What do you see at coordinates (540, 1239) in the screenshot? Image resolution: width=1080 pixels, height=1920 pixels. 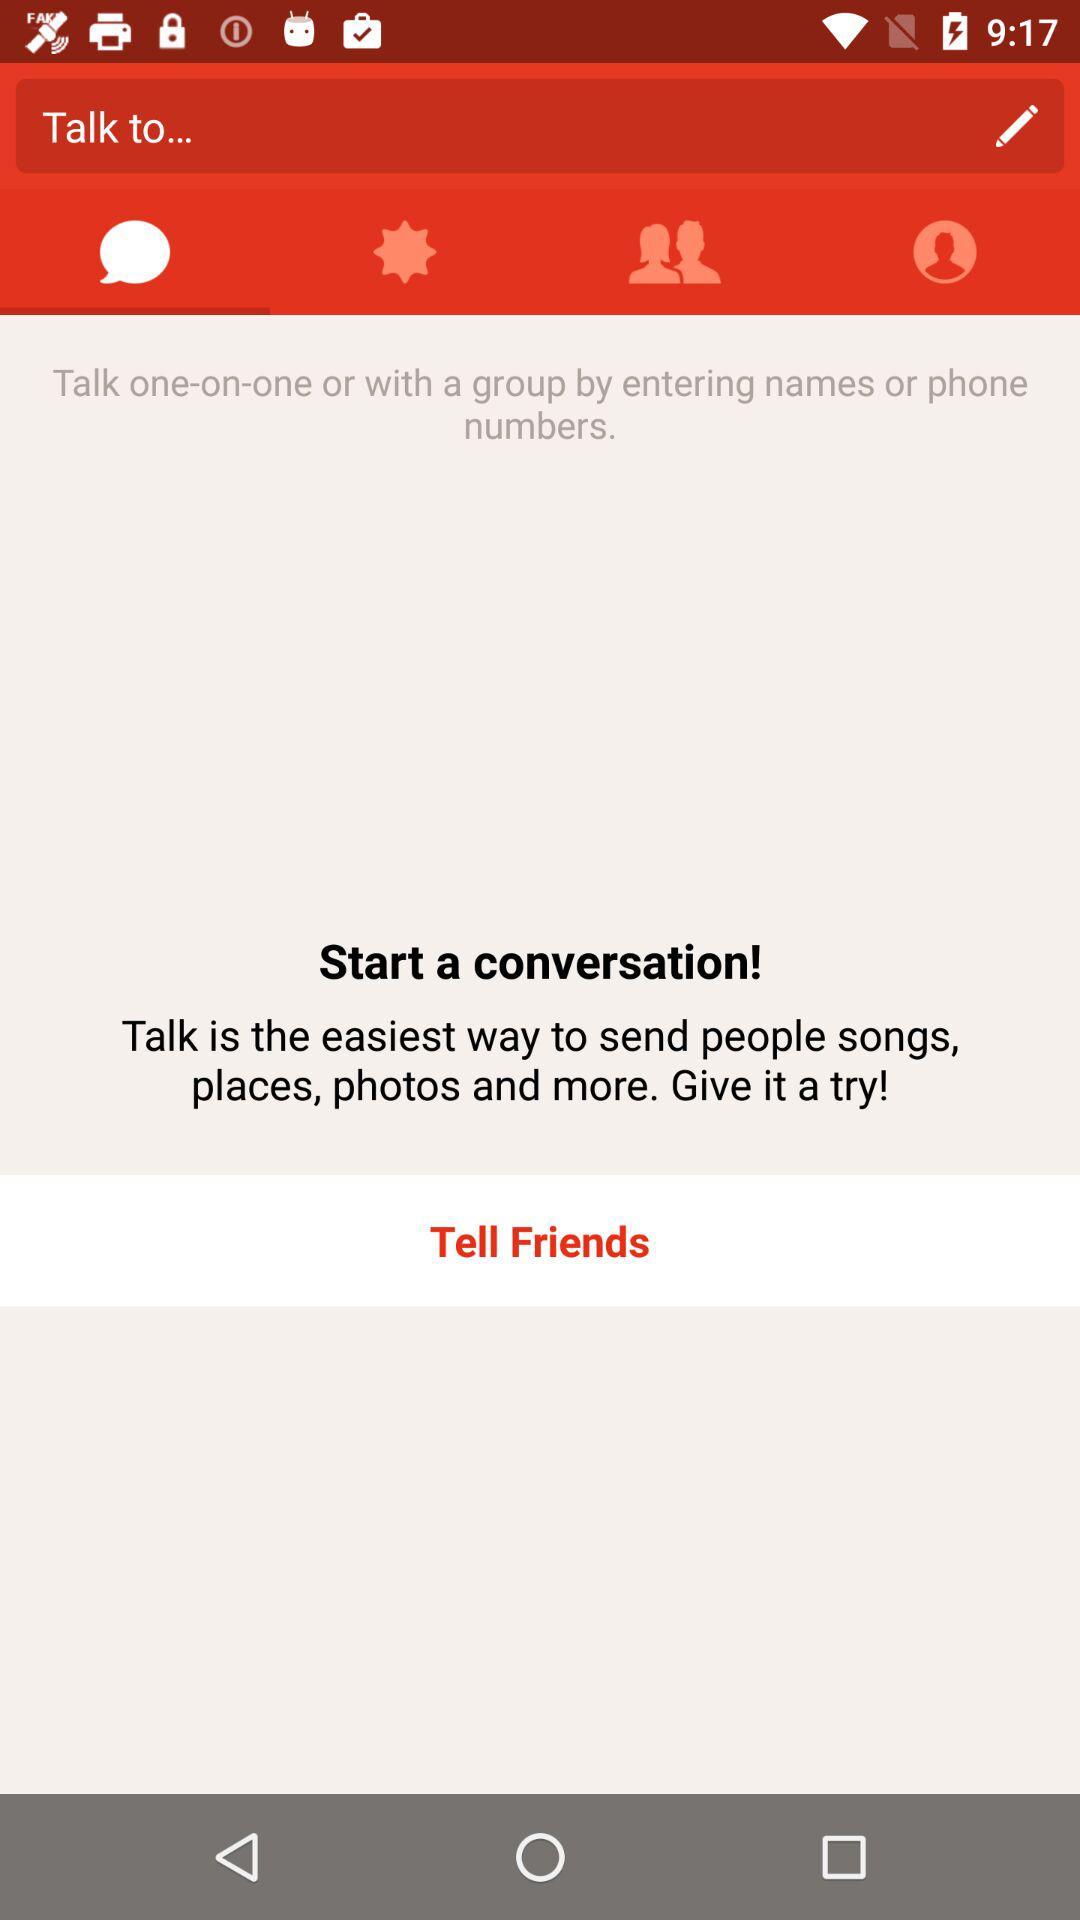 I see `tell friends icon` at bounding box center [540, 1239].